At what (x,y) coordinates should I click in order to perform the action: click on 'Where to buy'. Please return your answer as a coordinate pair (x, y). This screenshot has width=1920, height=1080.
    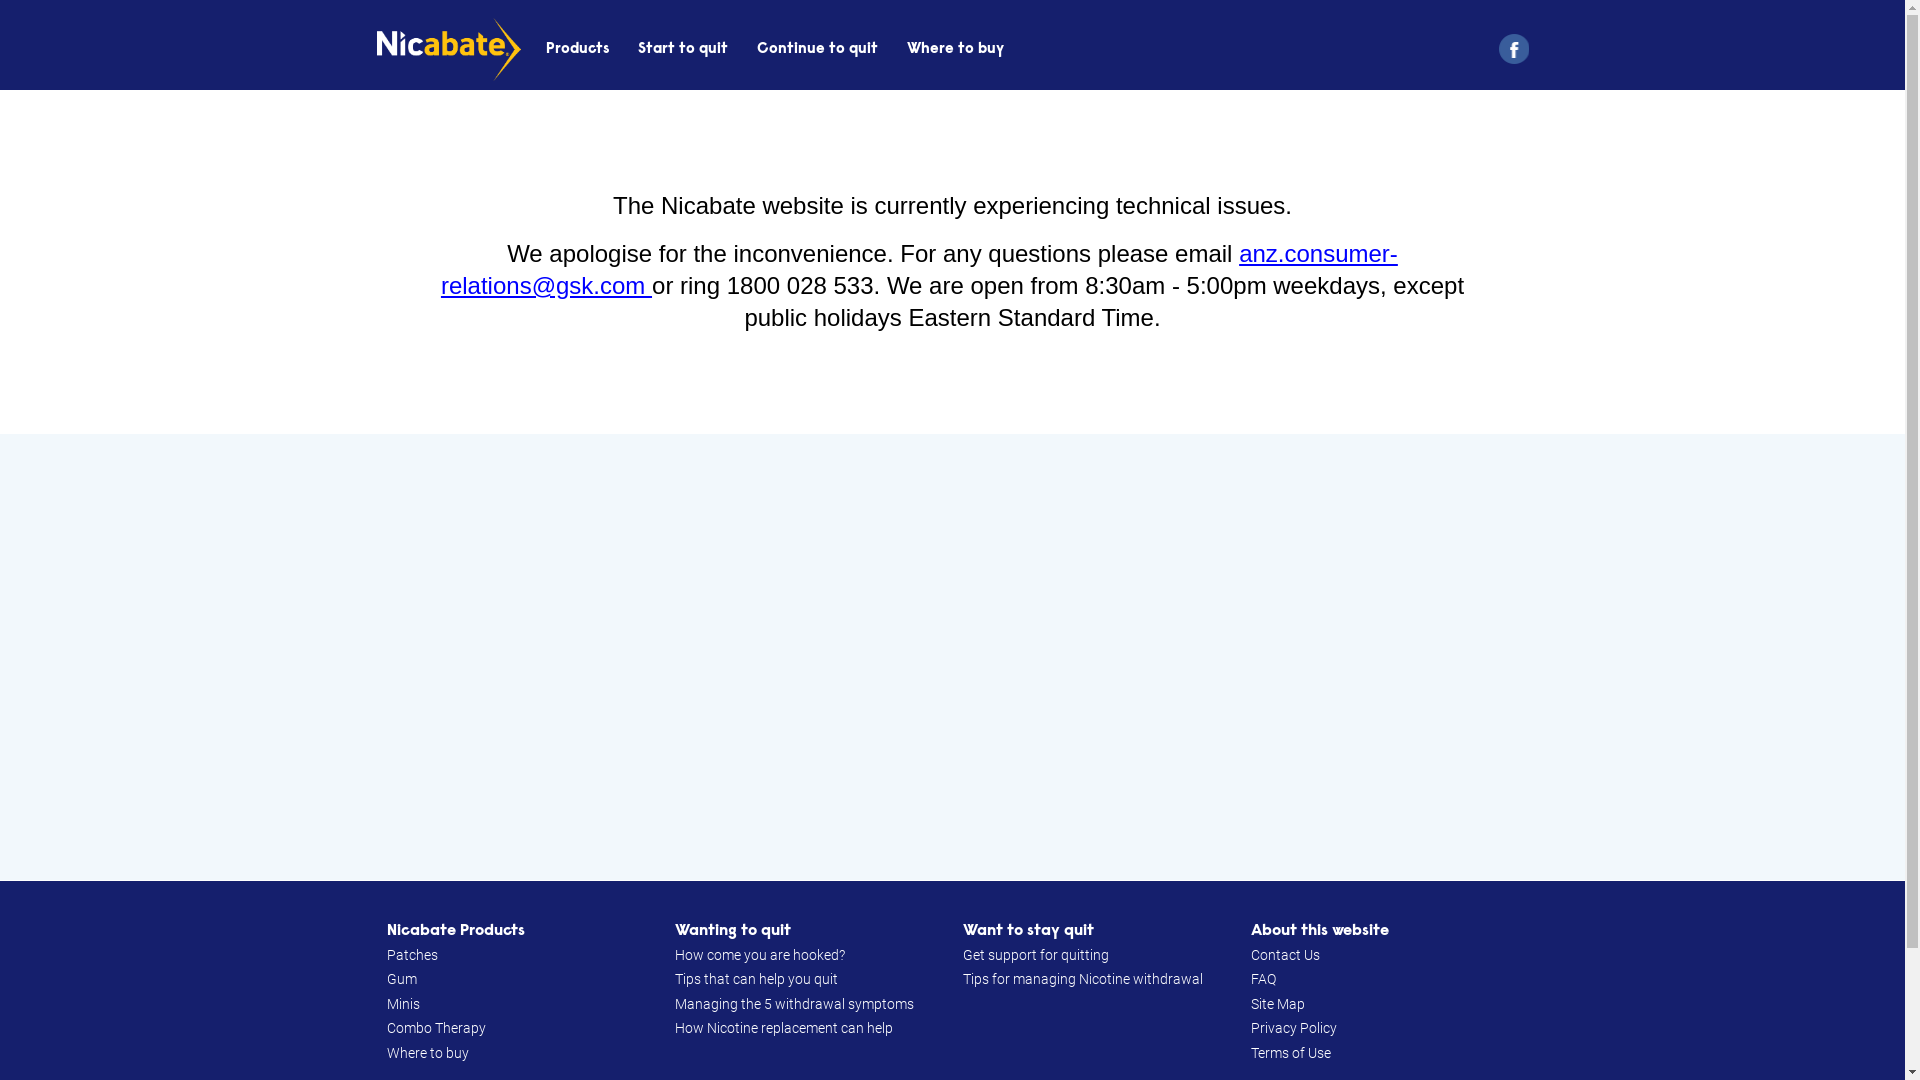
    Looking at the image, I should click on (426, 1052).